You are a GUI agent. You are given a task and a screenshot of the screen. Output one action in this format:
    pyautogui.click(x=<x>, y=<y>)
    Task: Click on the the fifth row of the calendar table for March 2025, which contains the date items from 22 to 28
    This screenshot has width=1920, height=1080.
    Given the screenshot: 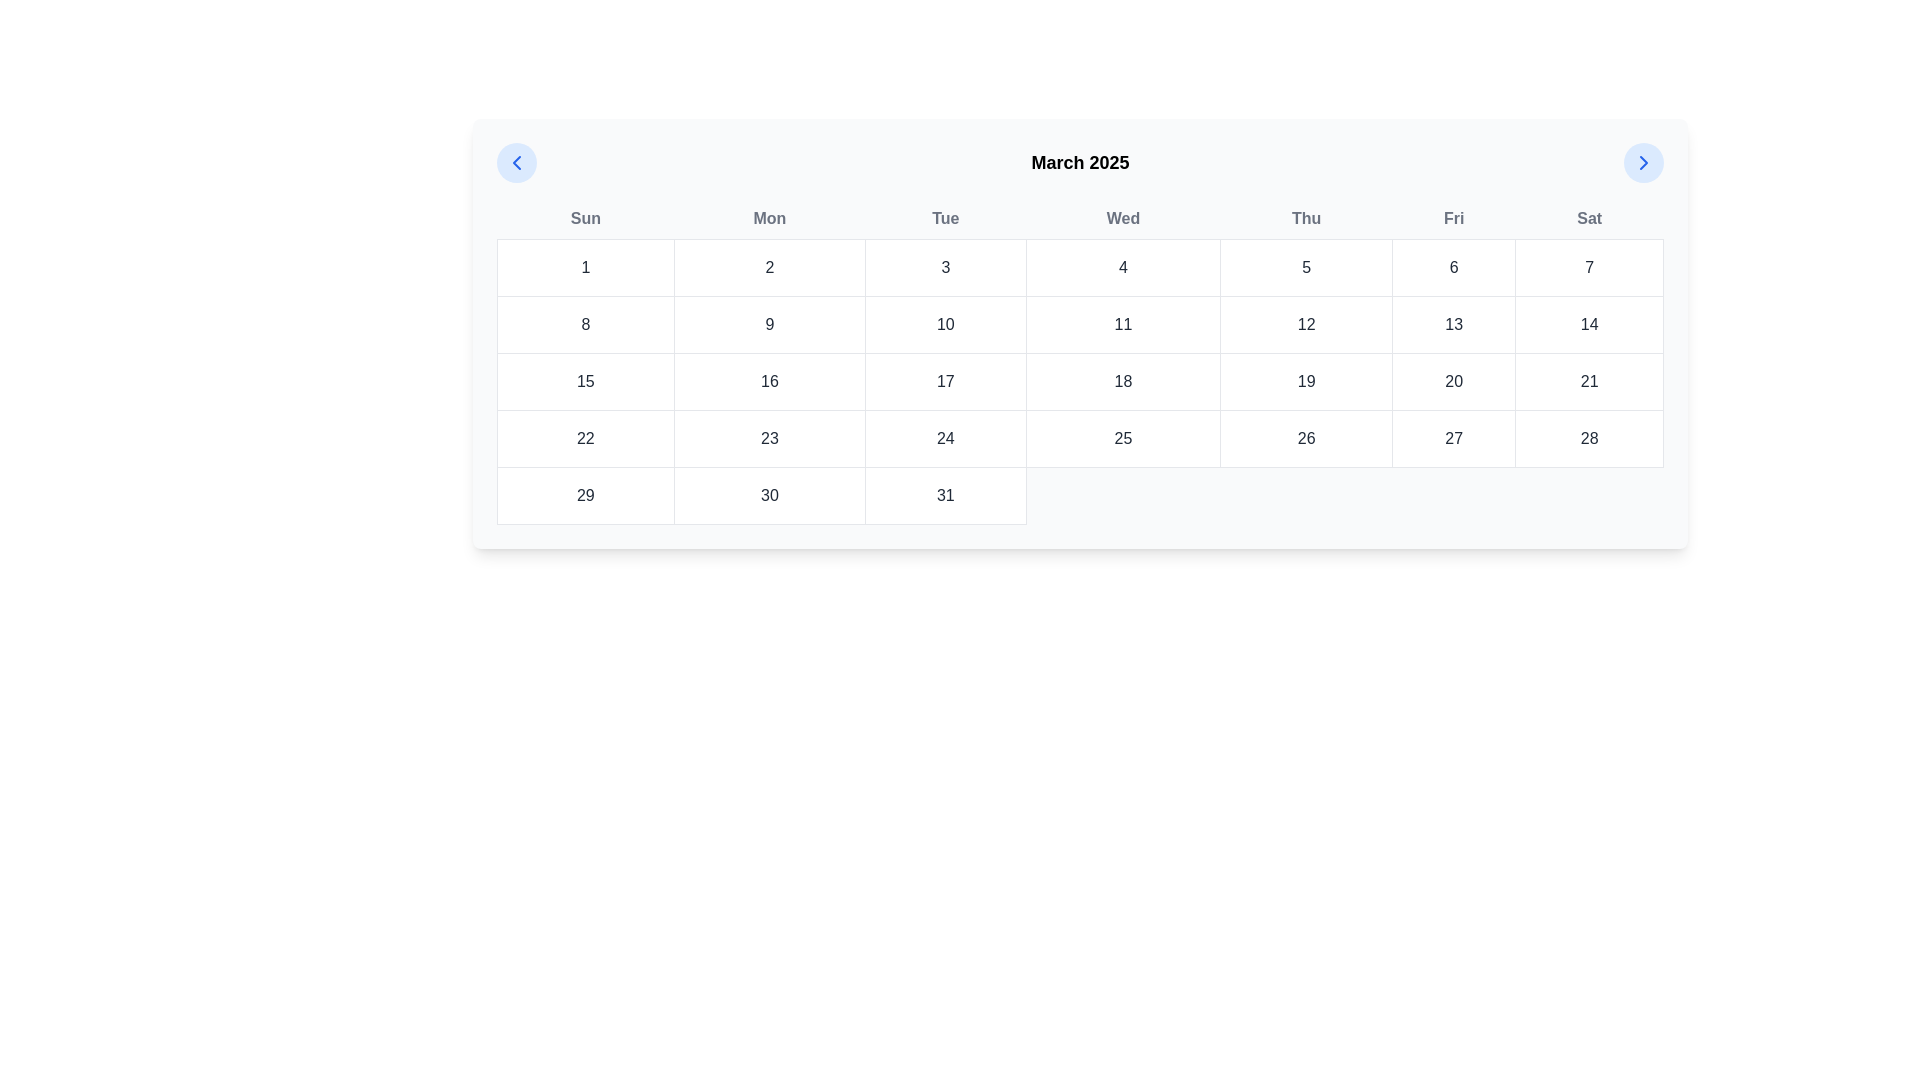 What is the action you would take?
    pyautogui.click(x=1079, y=438)
    